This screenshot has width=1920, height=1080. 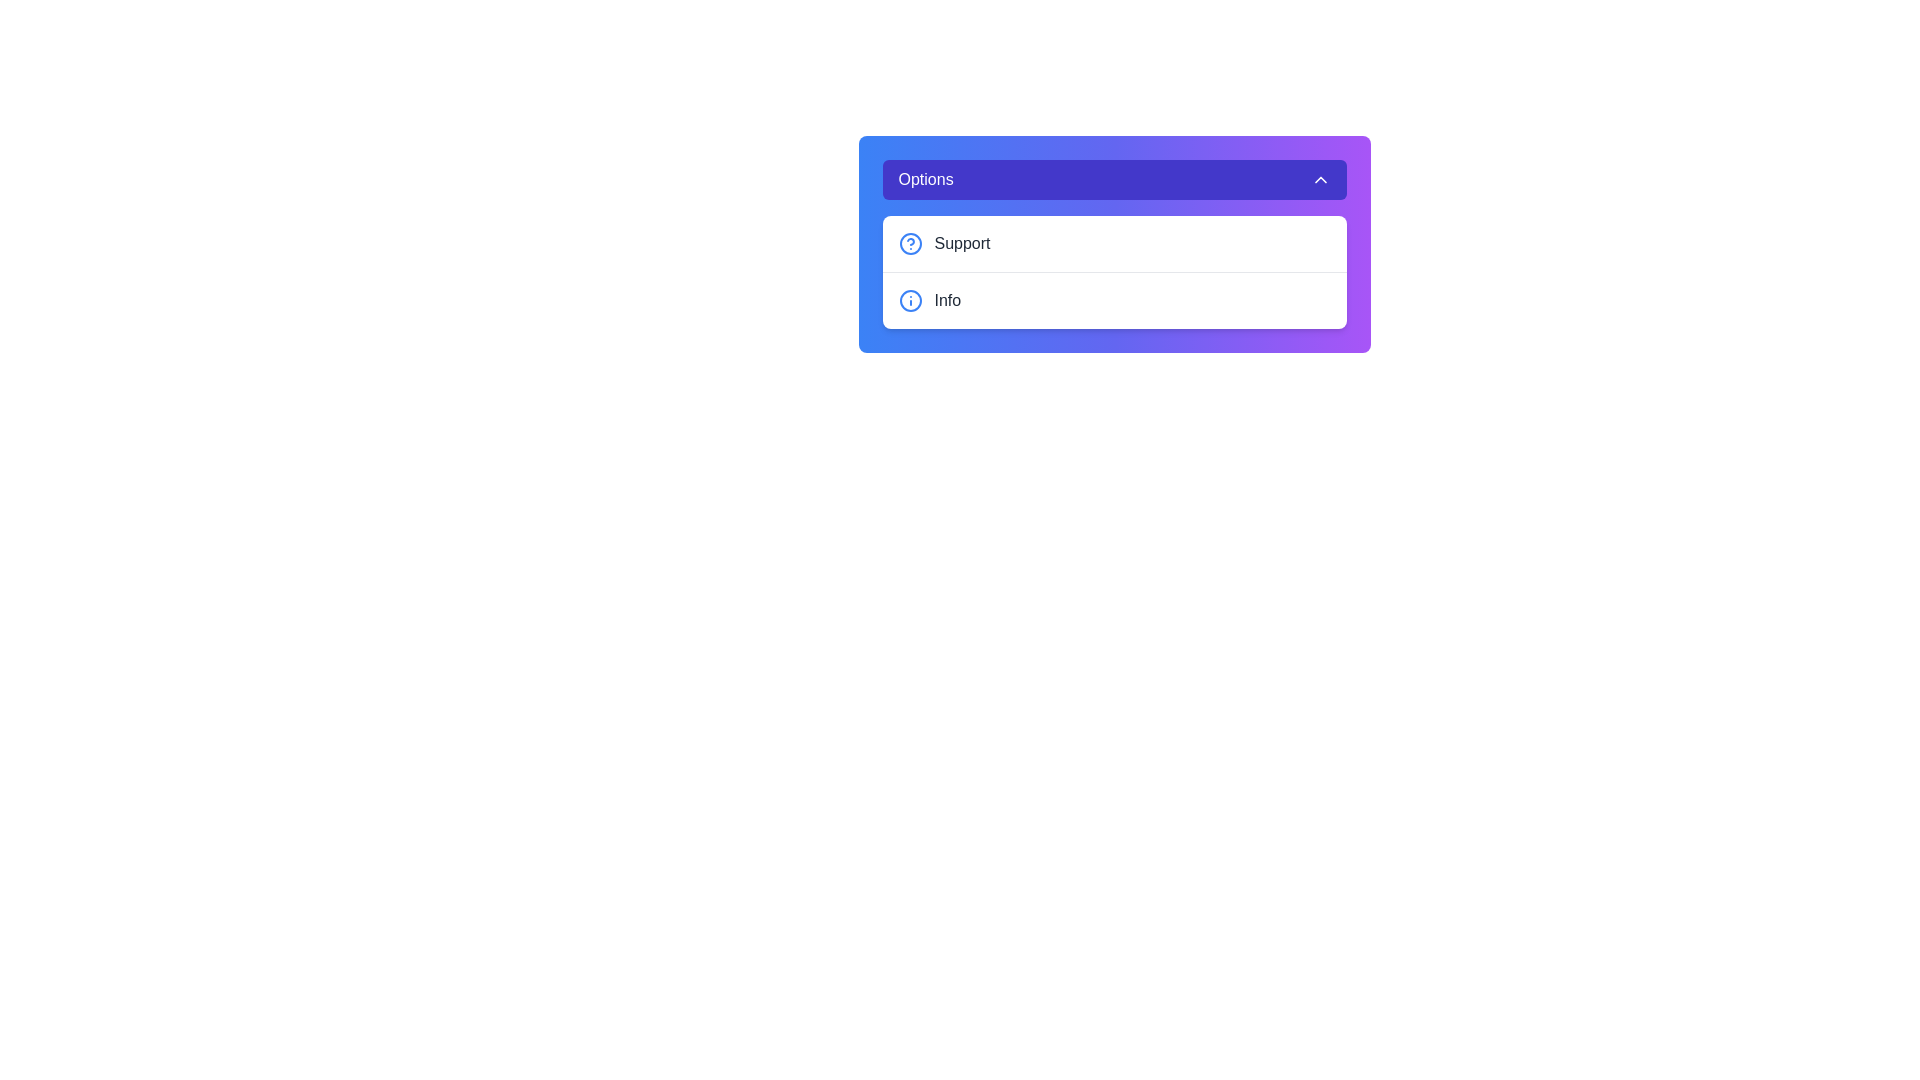 What do you see at coordinates (946, 300) in the screenshot?
I see `the 'Info' text label element, which is styled with a gray font color and positioned to the right of a blue information icon in a vertical menu` at bounding box center [946, 300].